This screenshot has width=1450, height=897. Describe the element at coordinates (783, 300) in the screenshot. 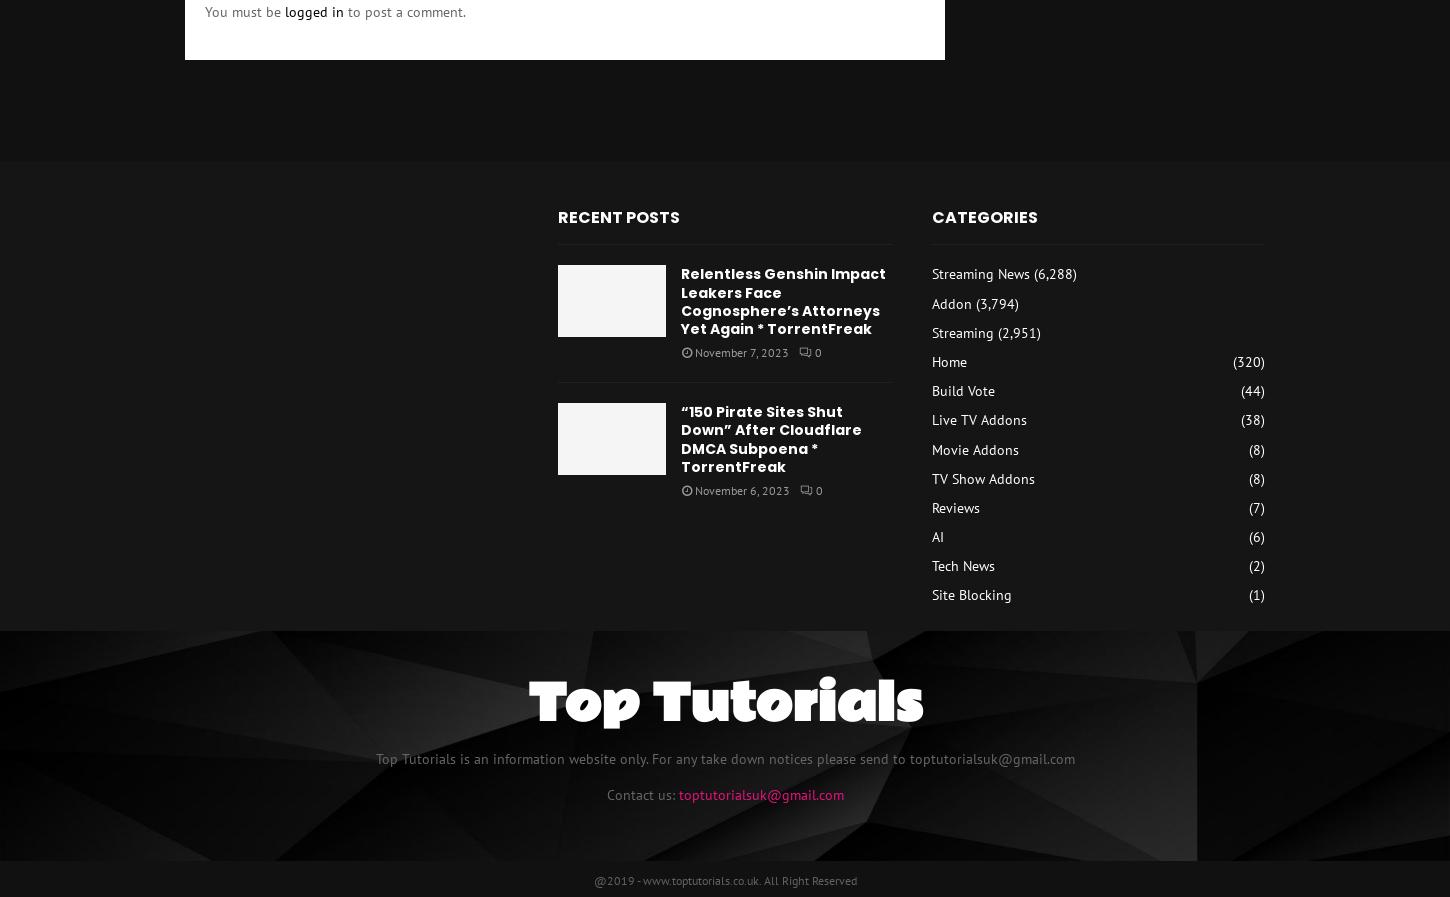

I see `'Relentless Genshin Impact Leakers Face Cognosphere’s Attorneys Yet Again * TorrentFreak'` at that location.